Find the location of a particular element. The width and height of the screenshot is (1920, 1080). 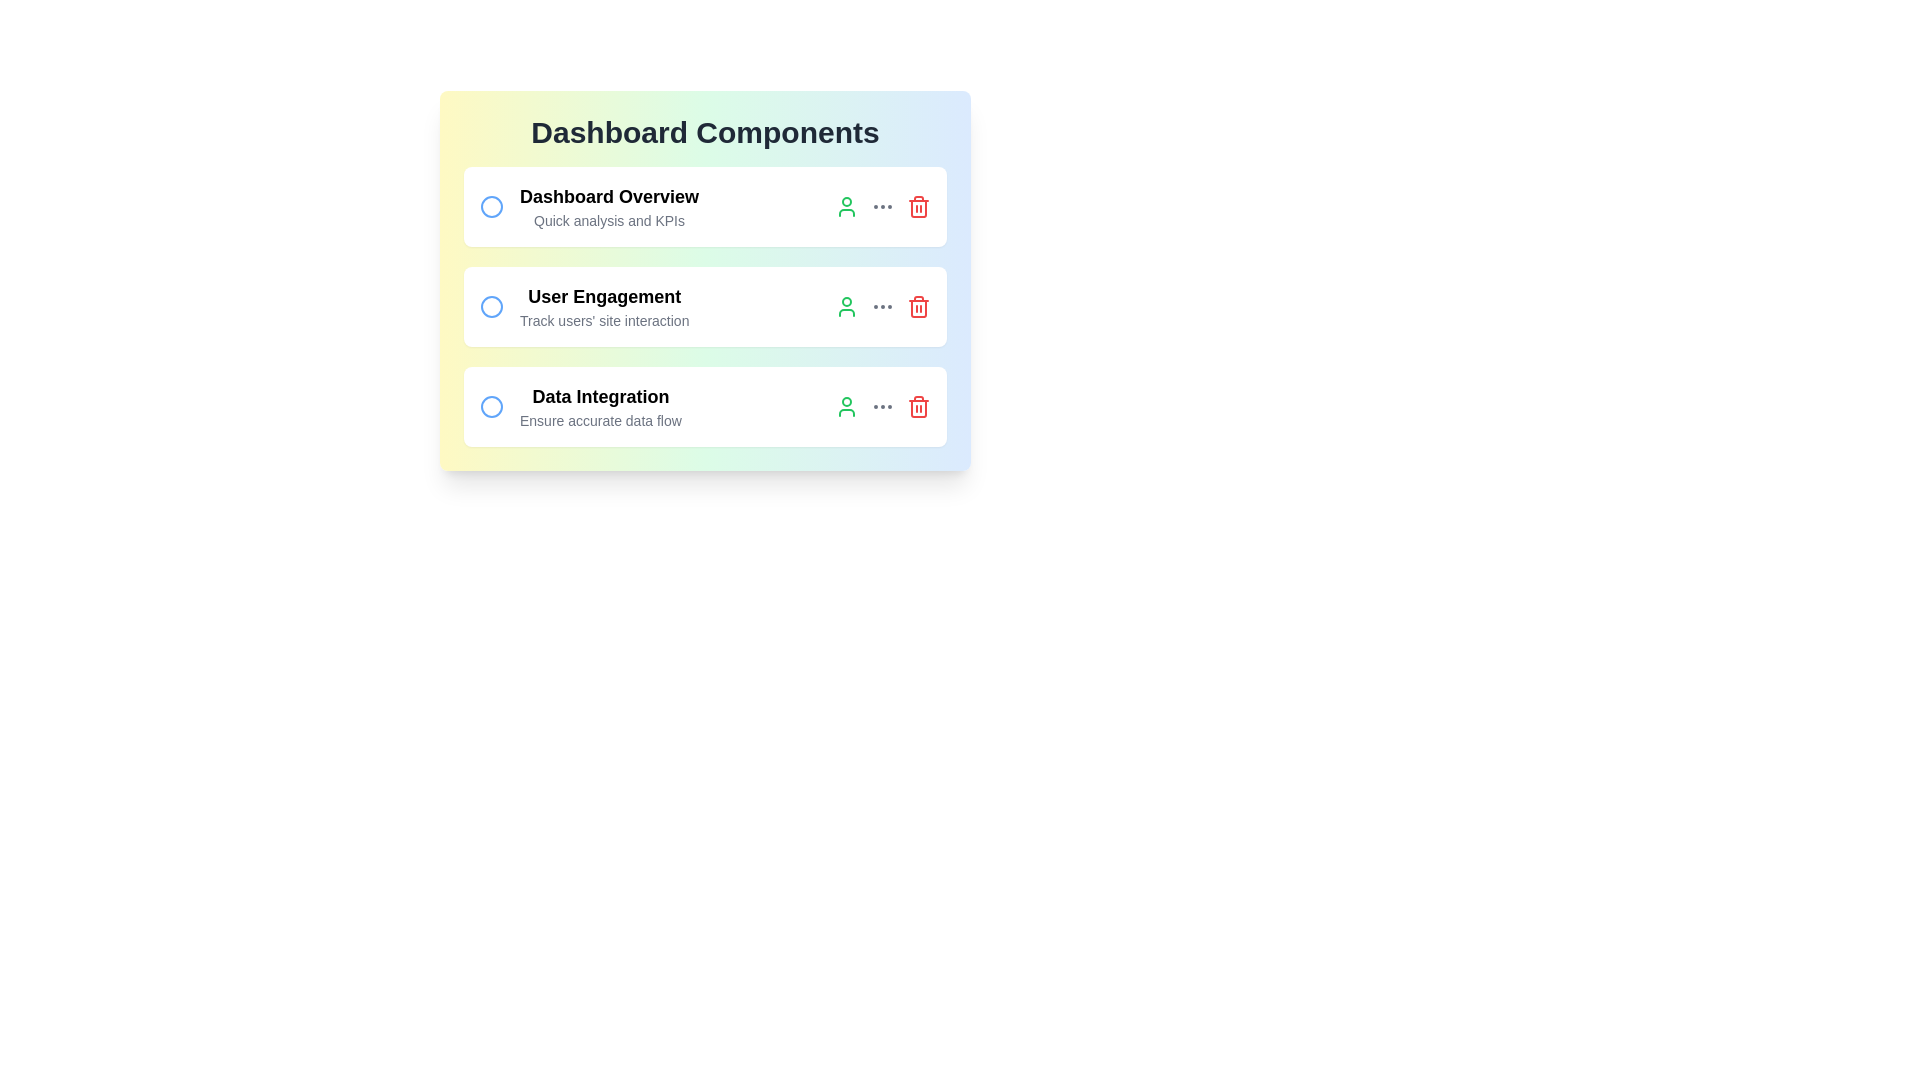

the trash icon to delete the task corresponding to User Engagement is located at coordinates (917, 307).